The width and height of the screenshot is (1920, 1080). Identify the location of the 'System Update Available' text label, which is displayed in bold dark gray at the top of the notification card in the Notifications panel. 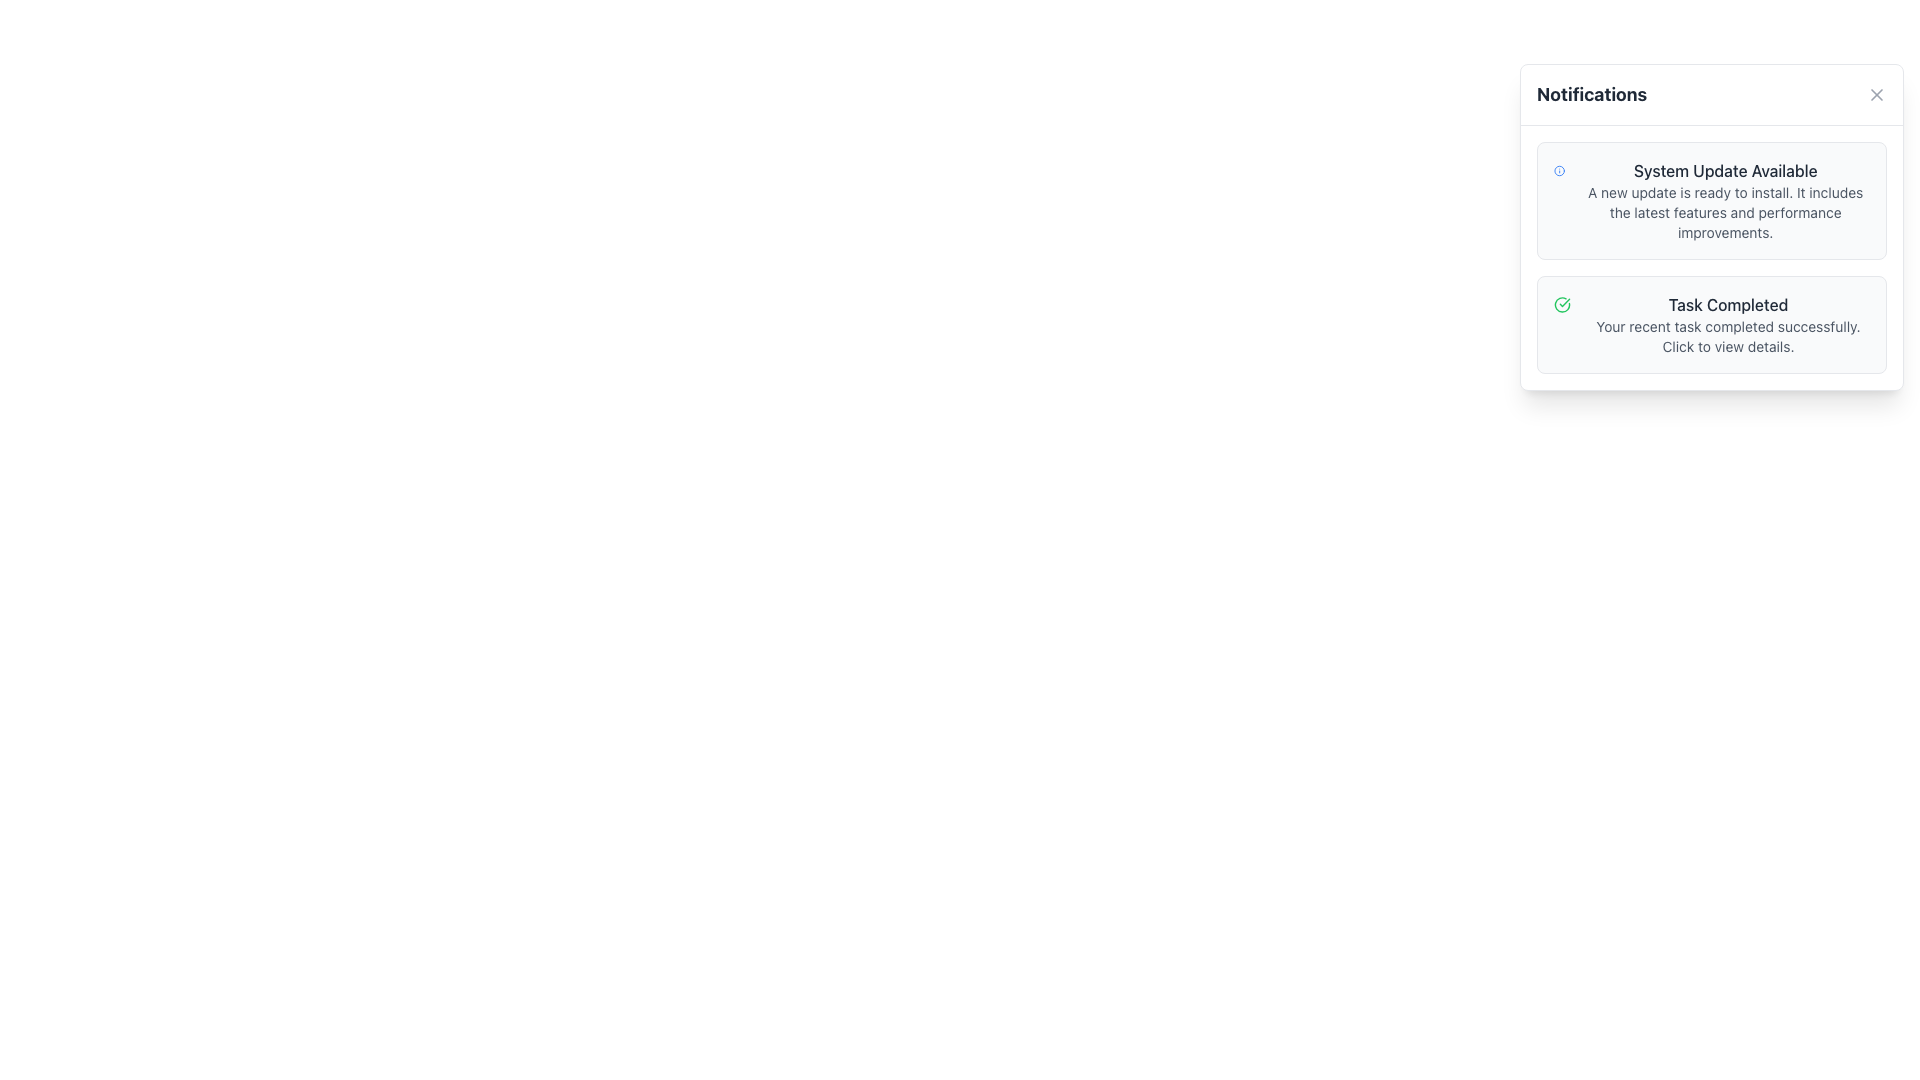
(1724, 169).